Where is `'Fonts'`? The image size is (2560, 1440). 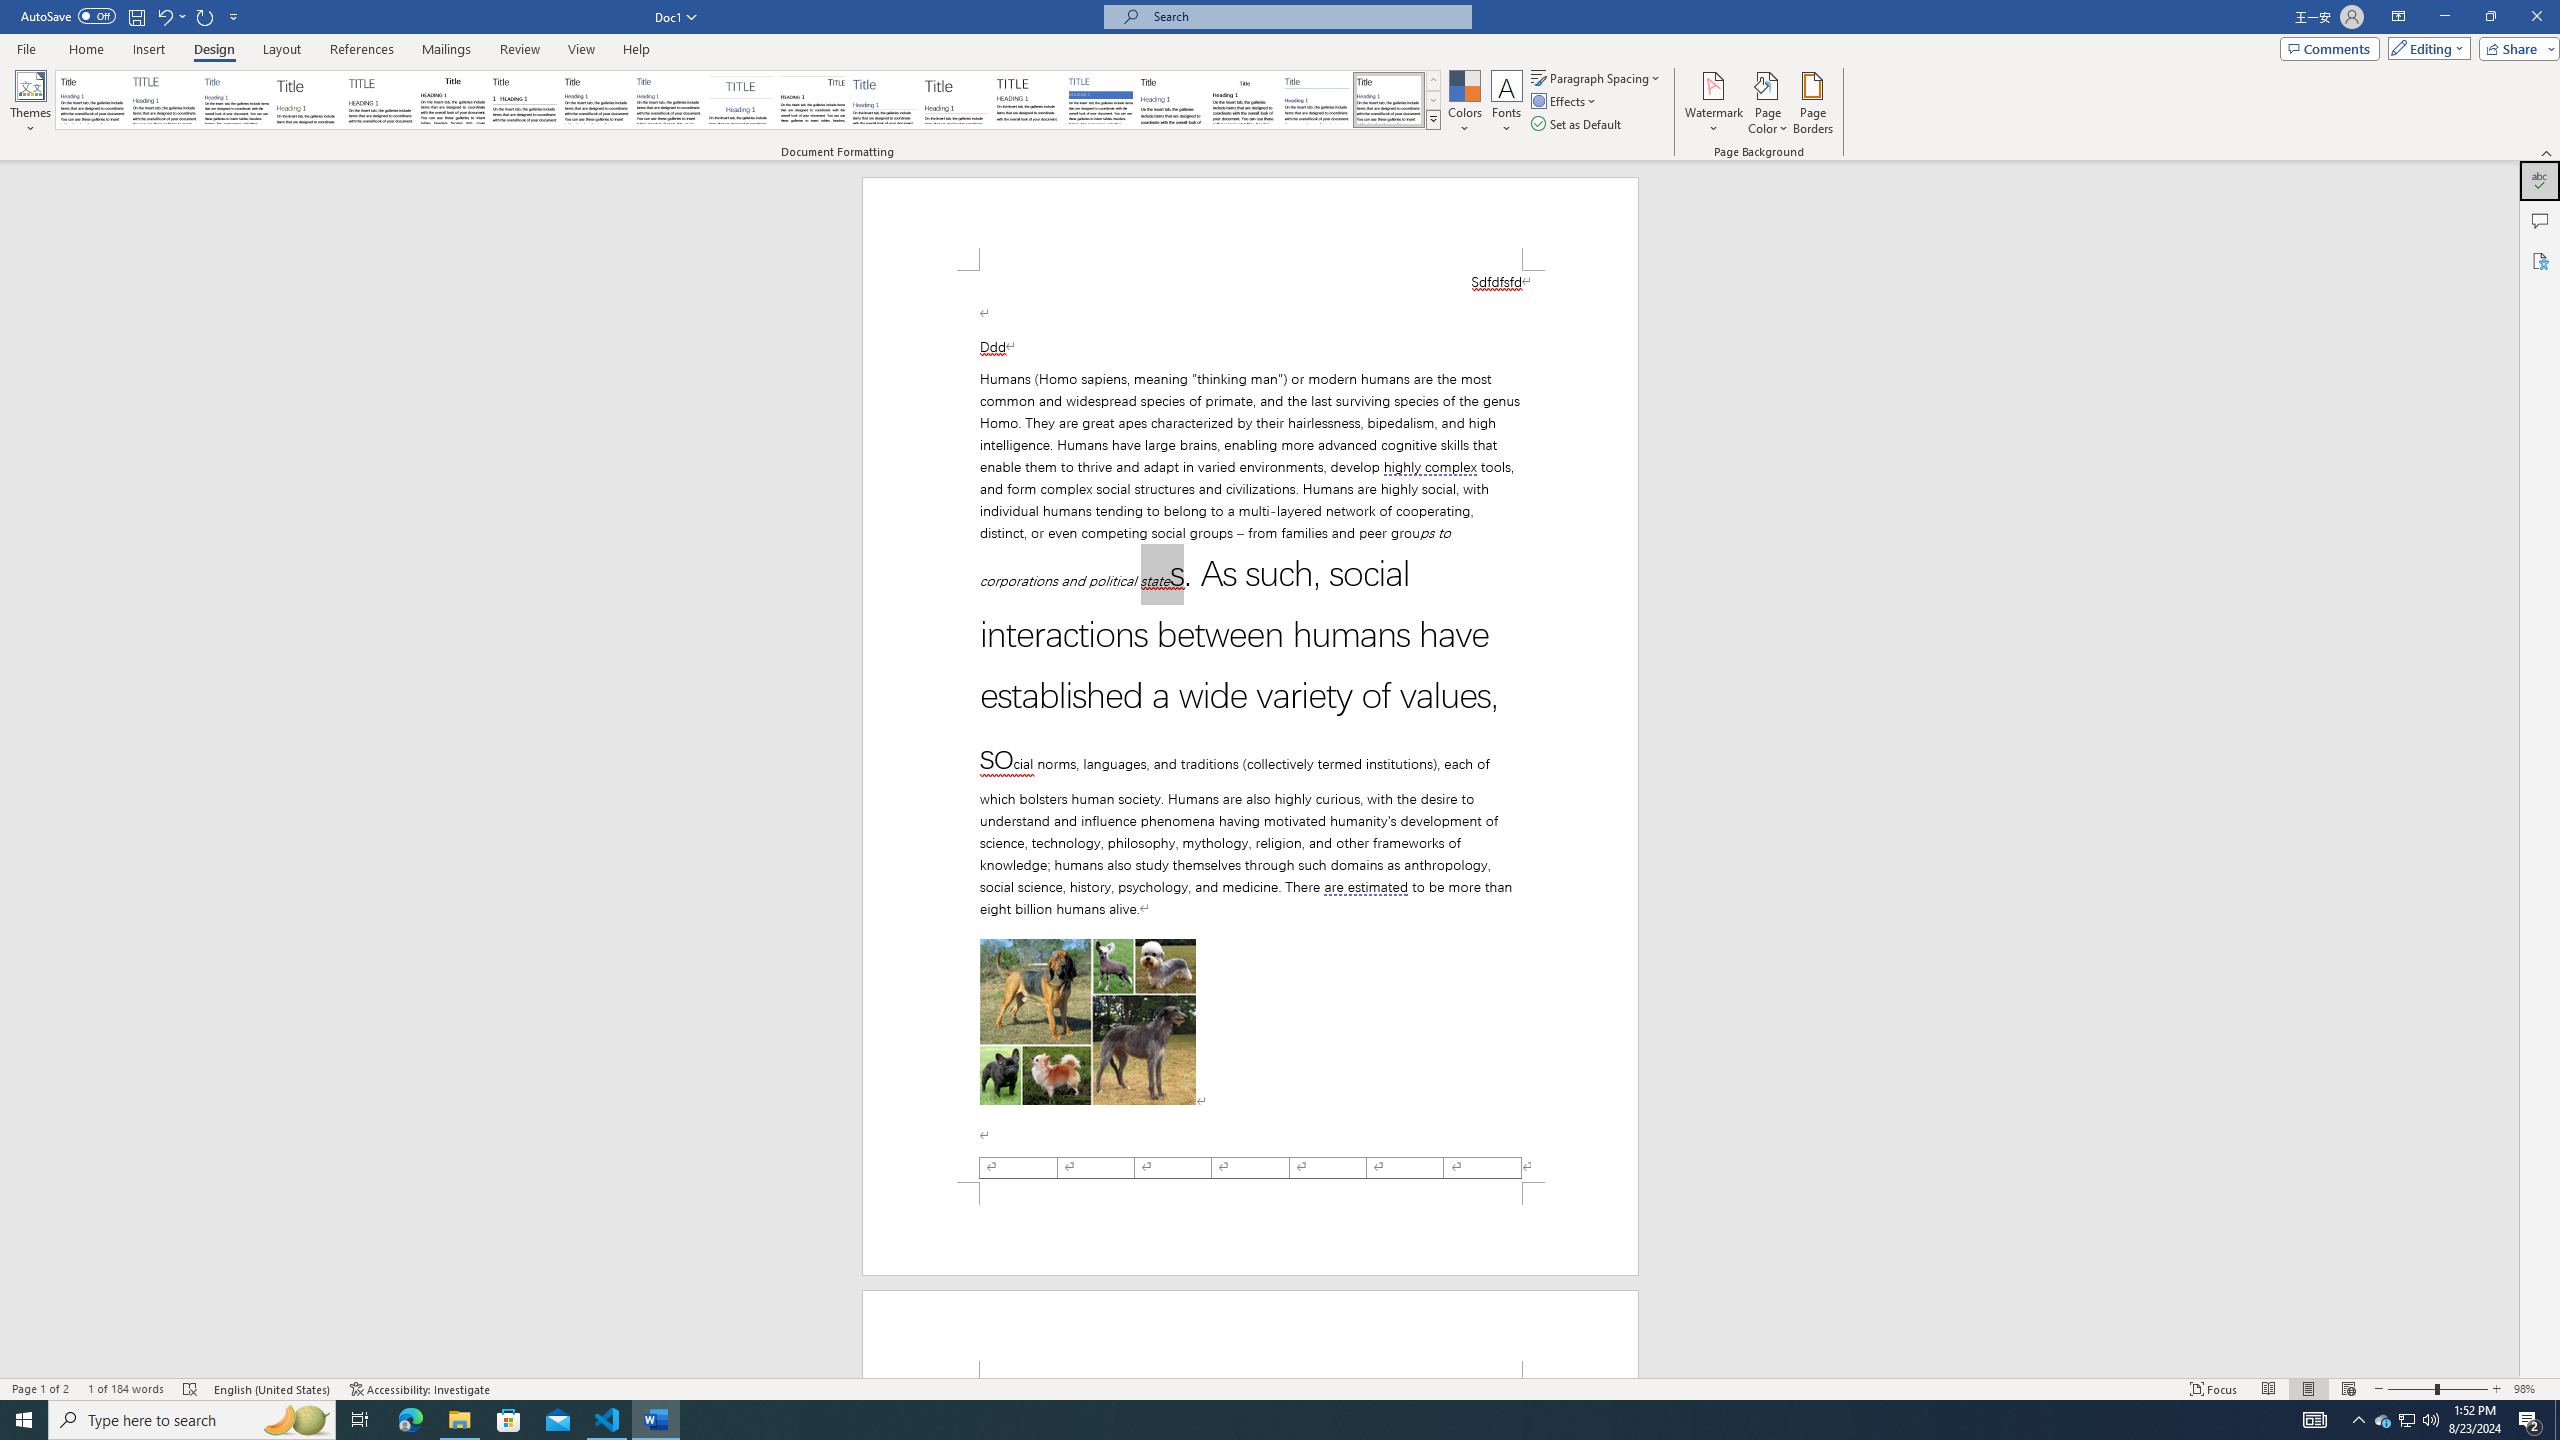
'Fonts' is located at coordinates (1505, 103).